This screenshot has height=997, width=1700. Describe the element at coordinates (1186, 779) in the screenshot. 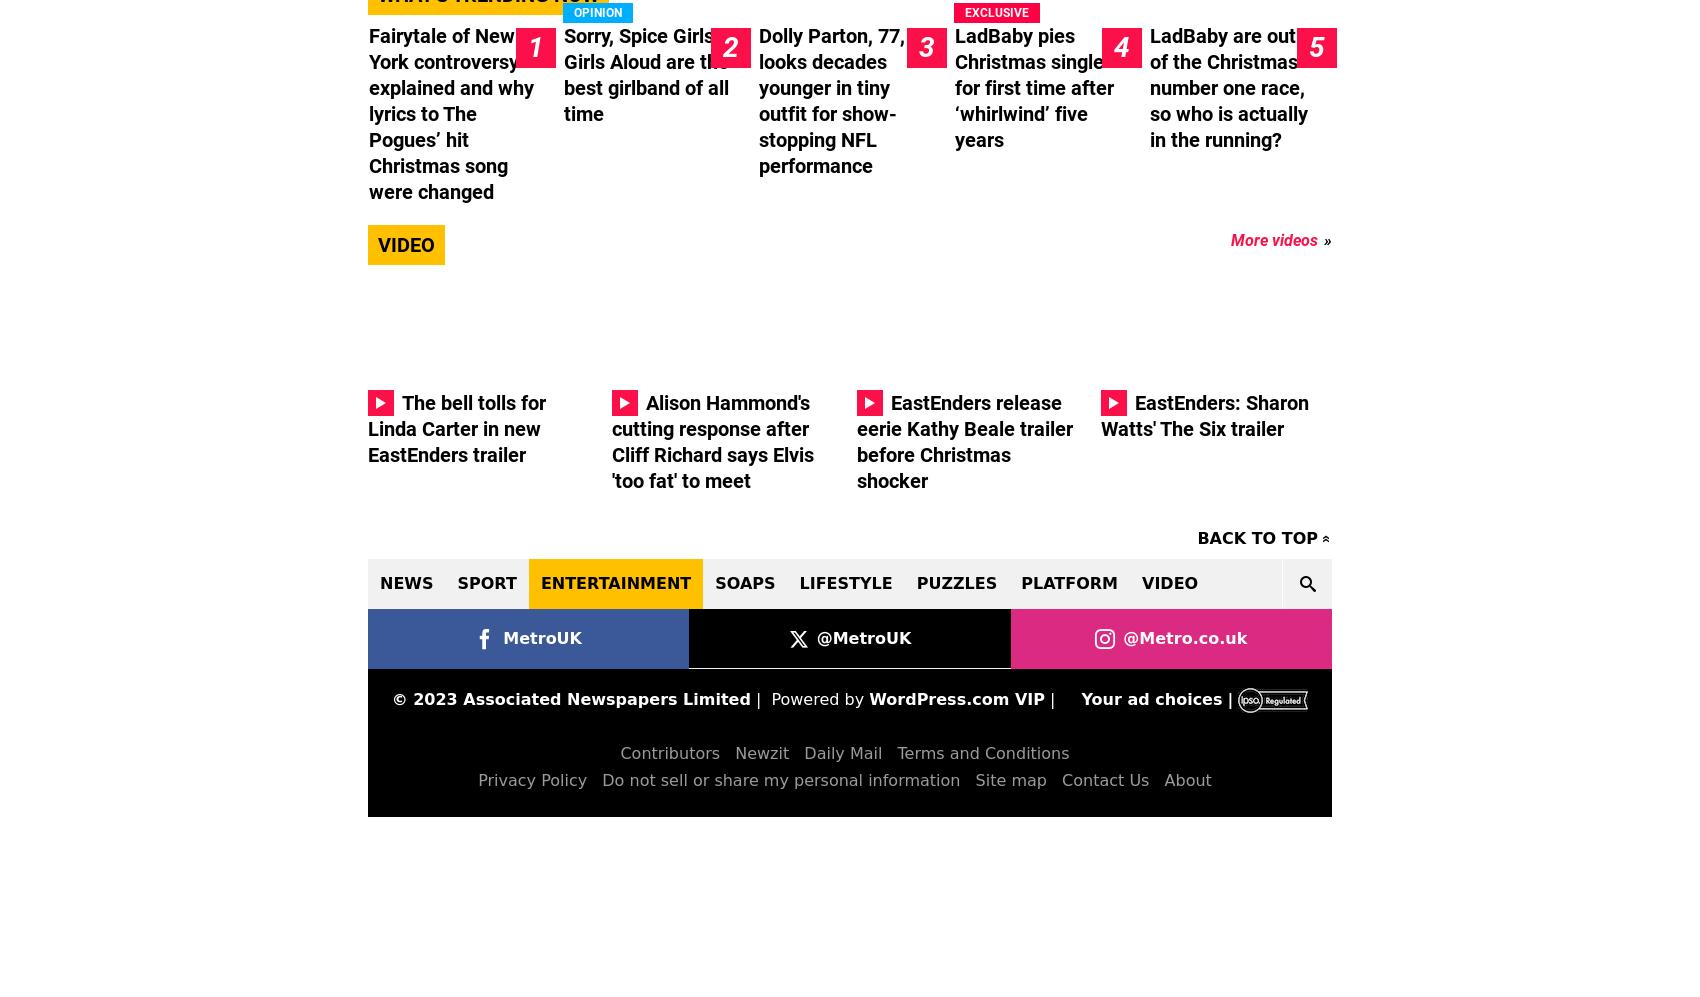

I see `'About'` at that location.